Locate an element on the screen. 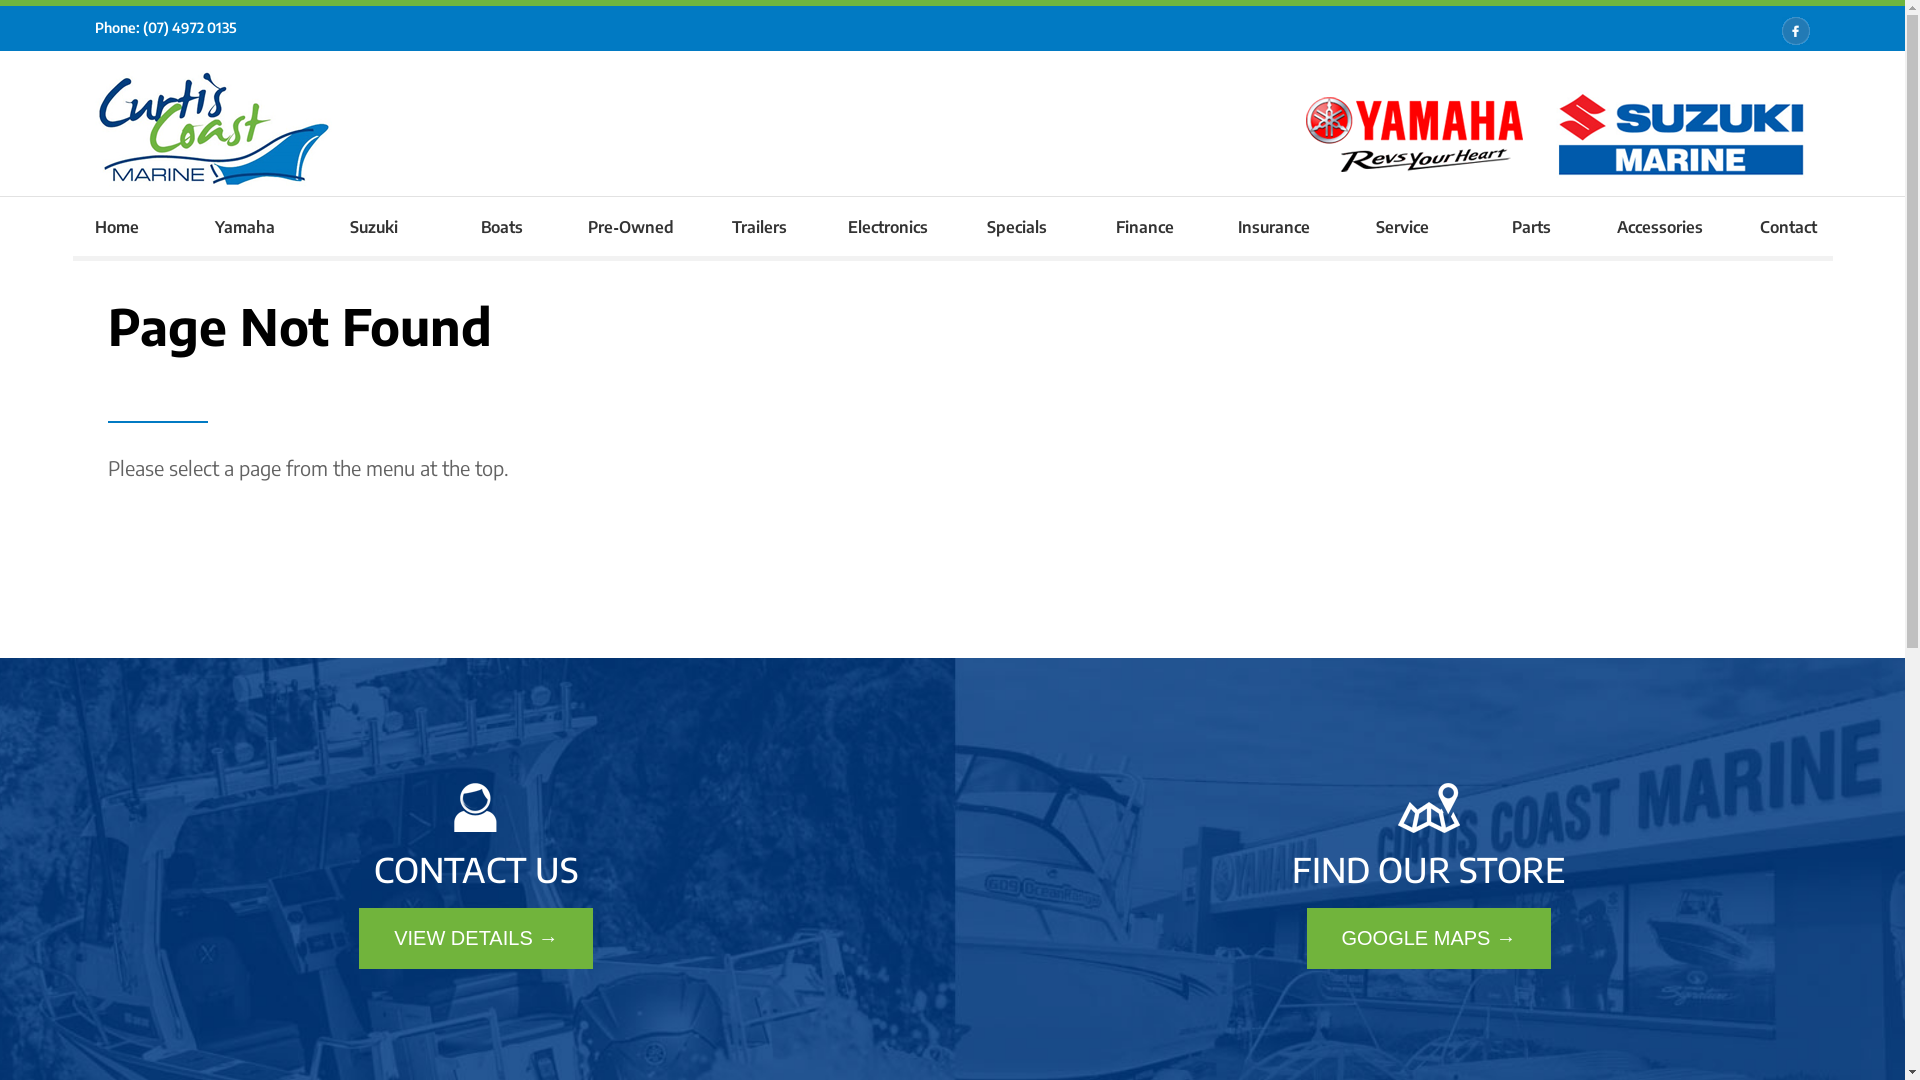  'Parts' is located at coordinates (1530, 225).